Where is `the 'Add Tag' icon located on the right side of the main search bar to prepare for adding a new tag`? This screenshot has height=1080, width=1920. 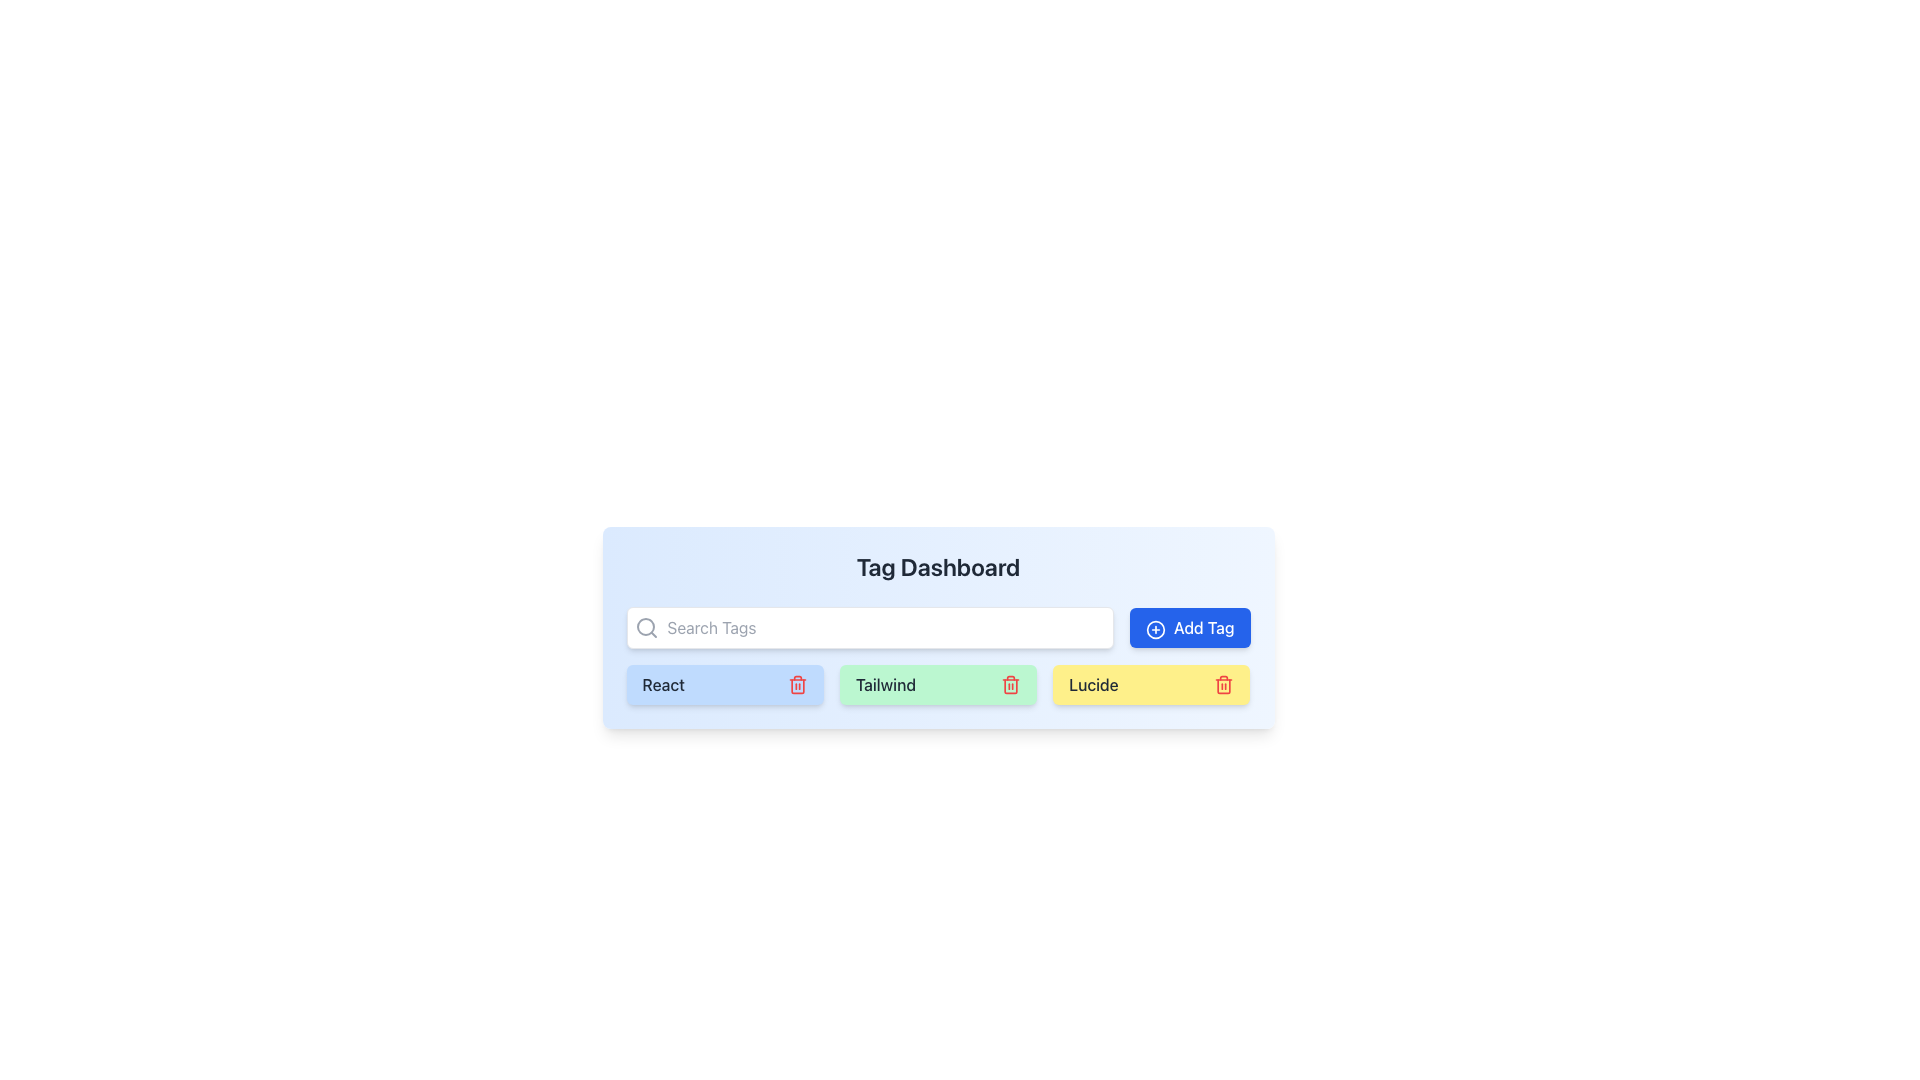 the 'Add Tag' icon located on the right side of the main search bar to prepare for adding a new tag is located at coordinates (1155, 628).